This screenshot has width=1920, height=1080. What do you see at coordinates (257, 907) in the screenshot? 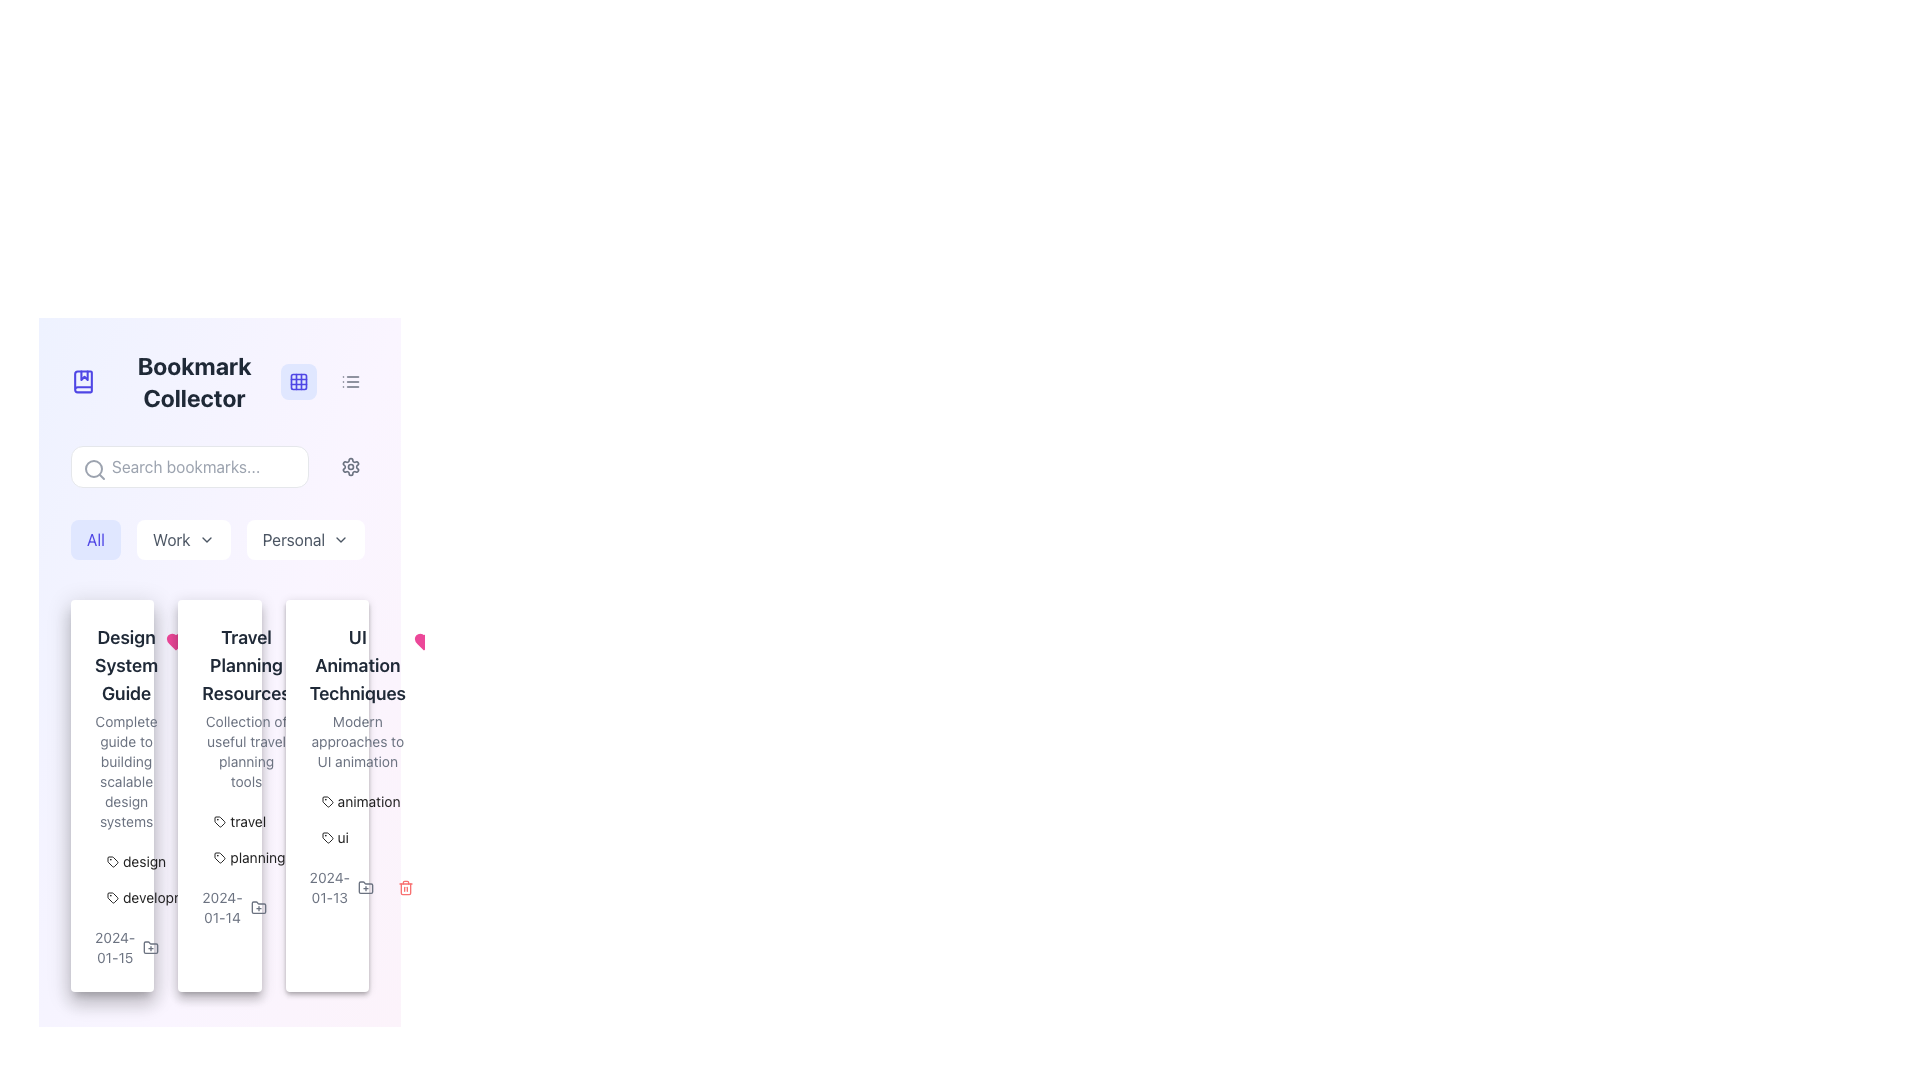
I see `the SVG Icon located centrally within the rounded clickable area below the date '2024-01-14' on the second card item` at bounding box center [257, 907].